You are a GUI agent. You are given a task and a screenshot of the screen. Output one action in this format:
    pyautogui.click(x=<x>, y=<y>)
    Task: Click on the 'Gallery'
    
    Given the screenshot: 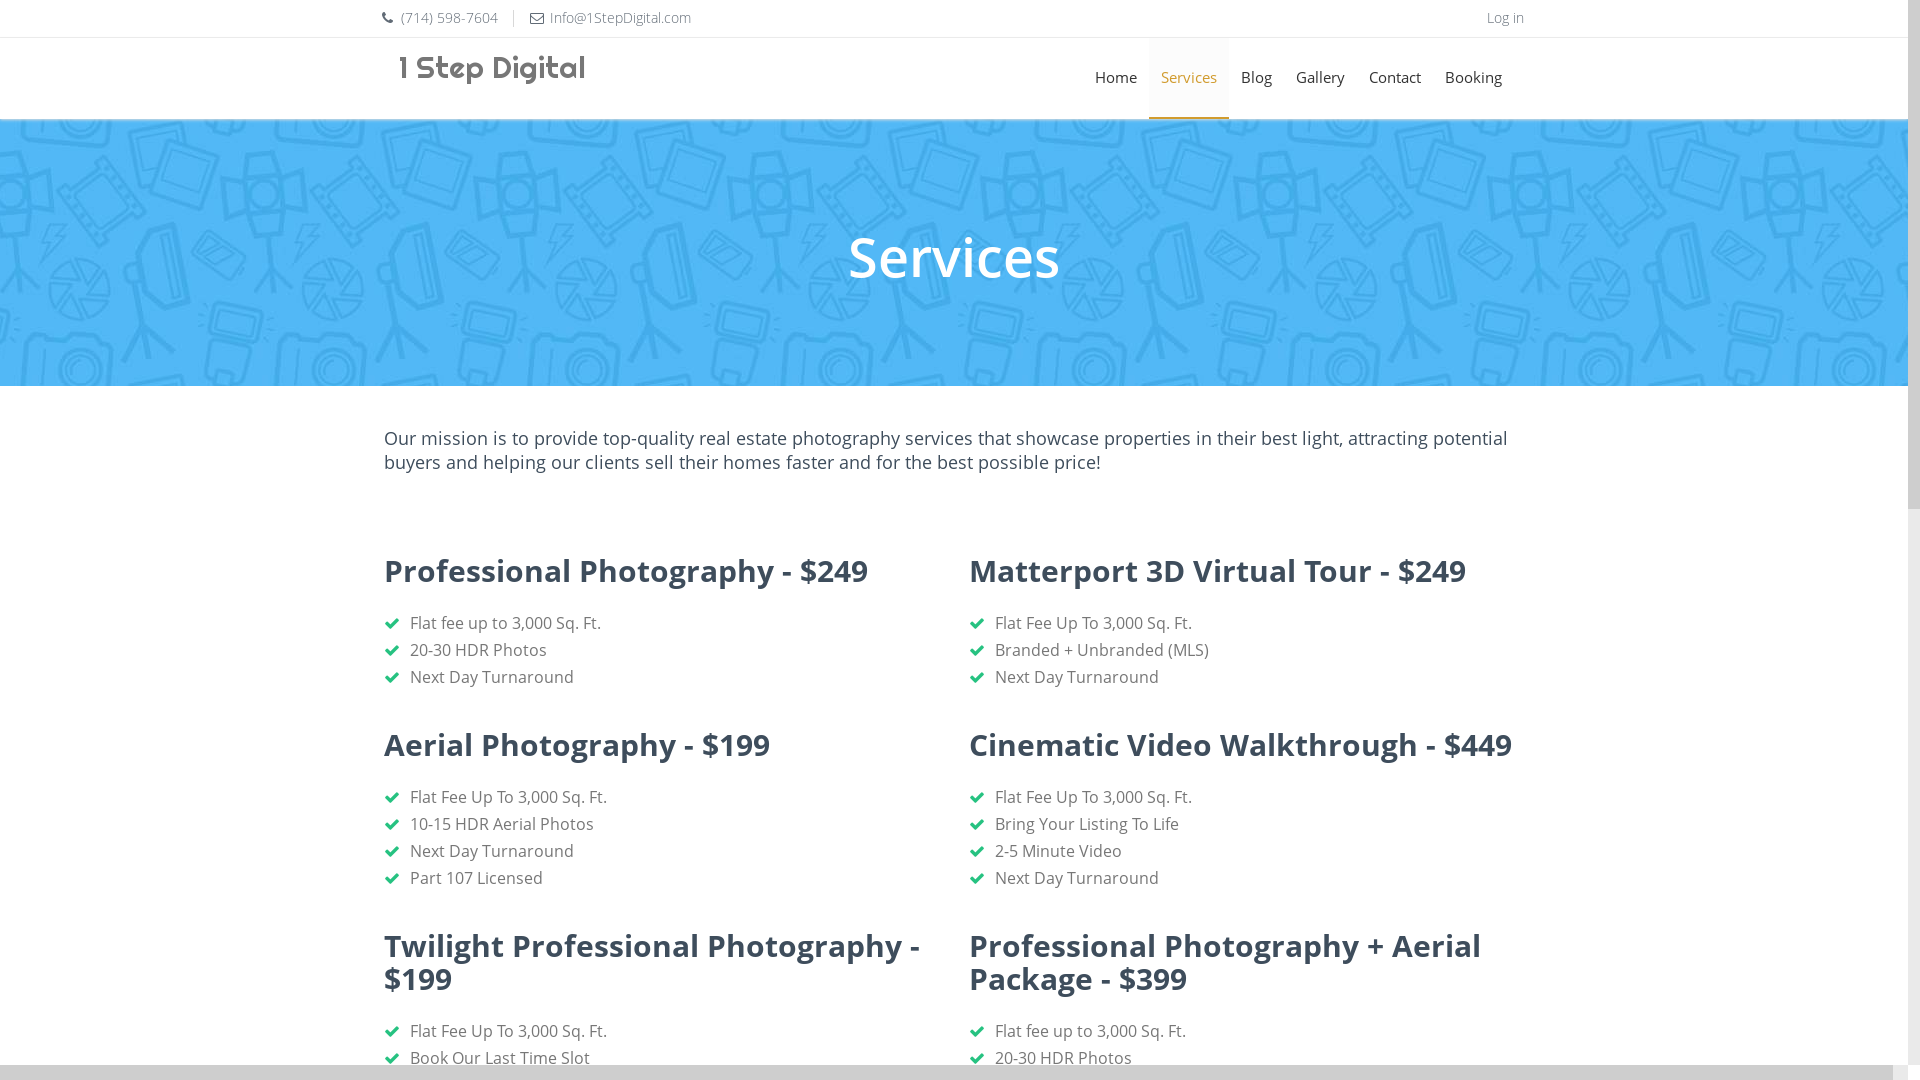 What is the action you would take?
    pyautogui.click(x=1320, y=76)
    